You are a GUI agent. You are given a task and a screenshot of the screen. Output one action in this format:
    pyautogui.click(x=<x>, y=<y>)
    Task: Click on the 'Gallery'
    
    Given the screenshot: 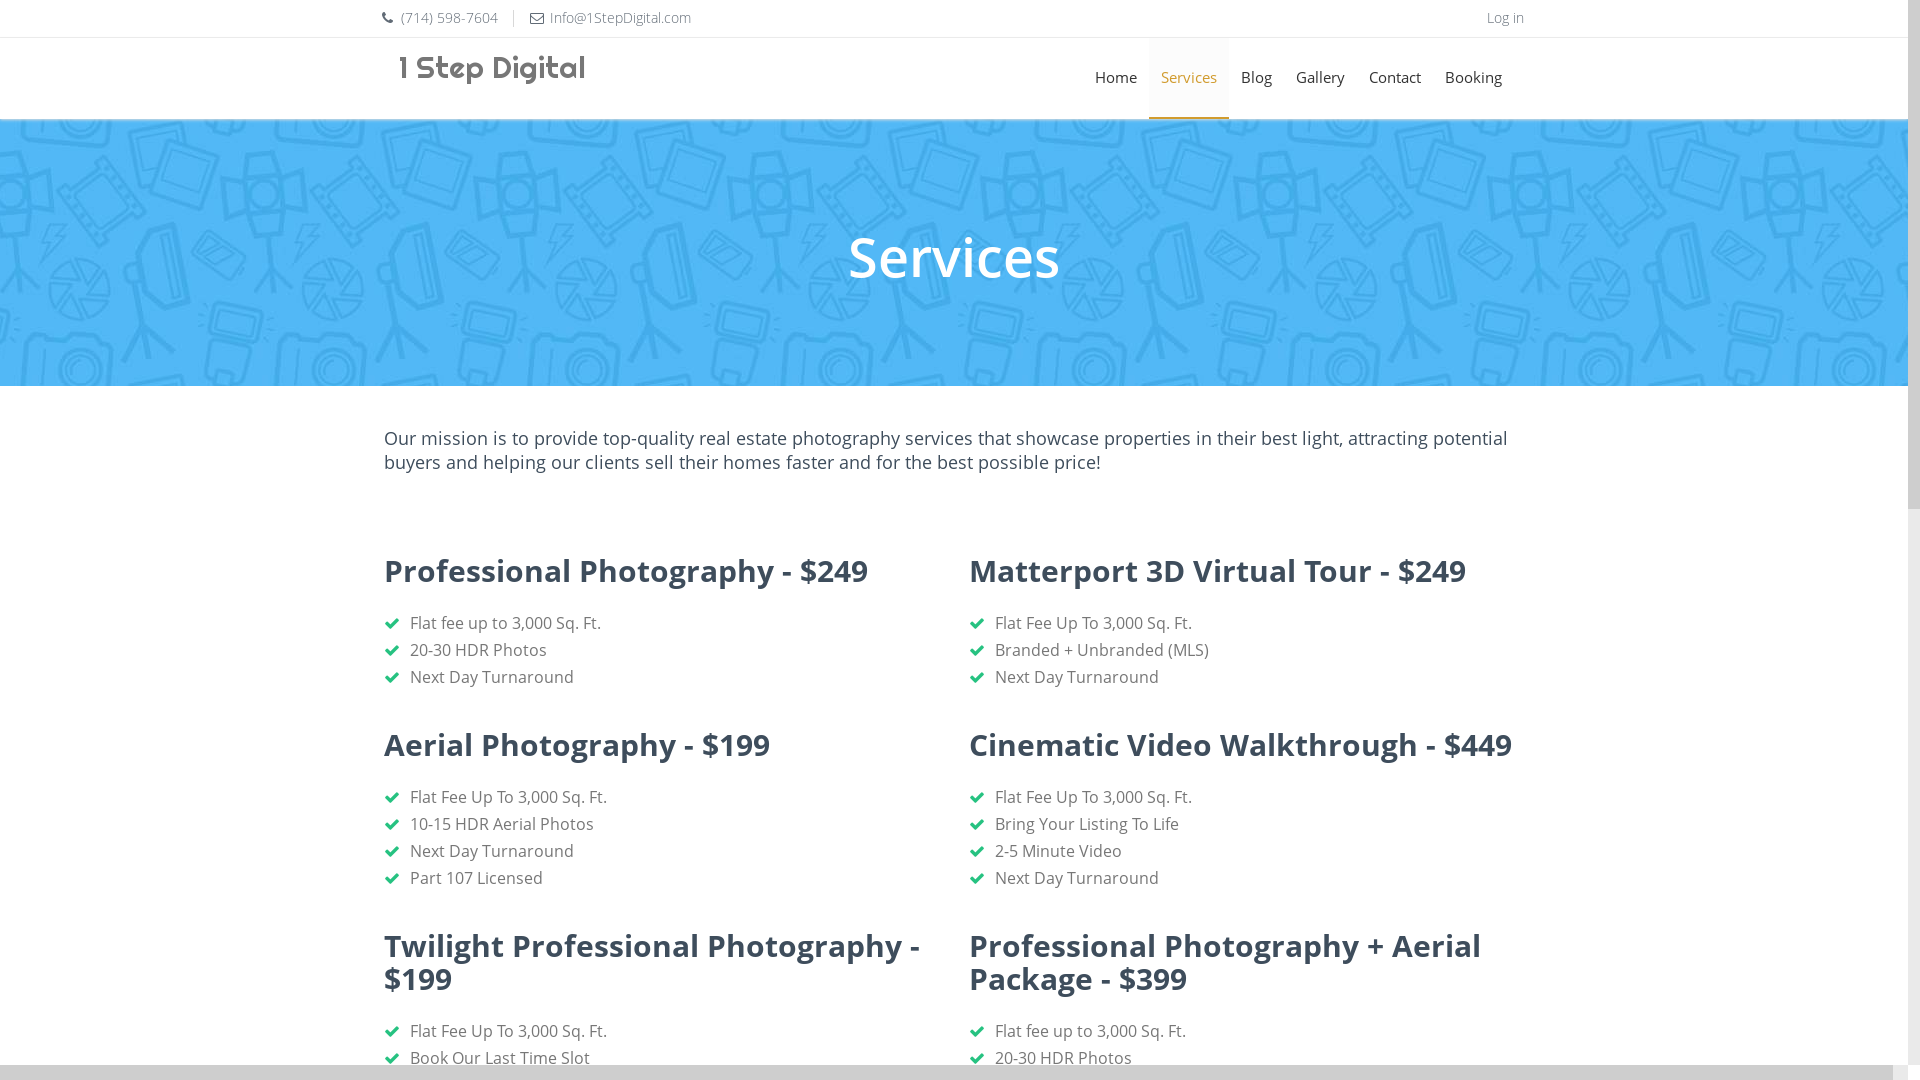 What is the action you would take?
    pyautogui.click(x=1320, y=76)
    